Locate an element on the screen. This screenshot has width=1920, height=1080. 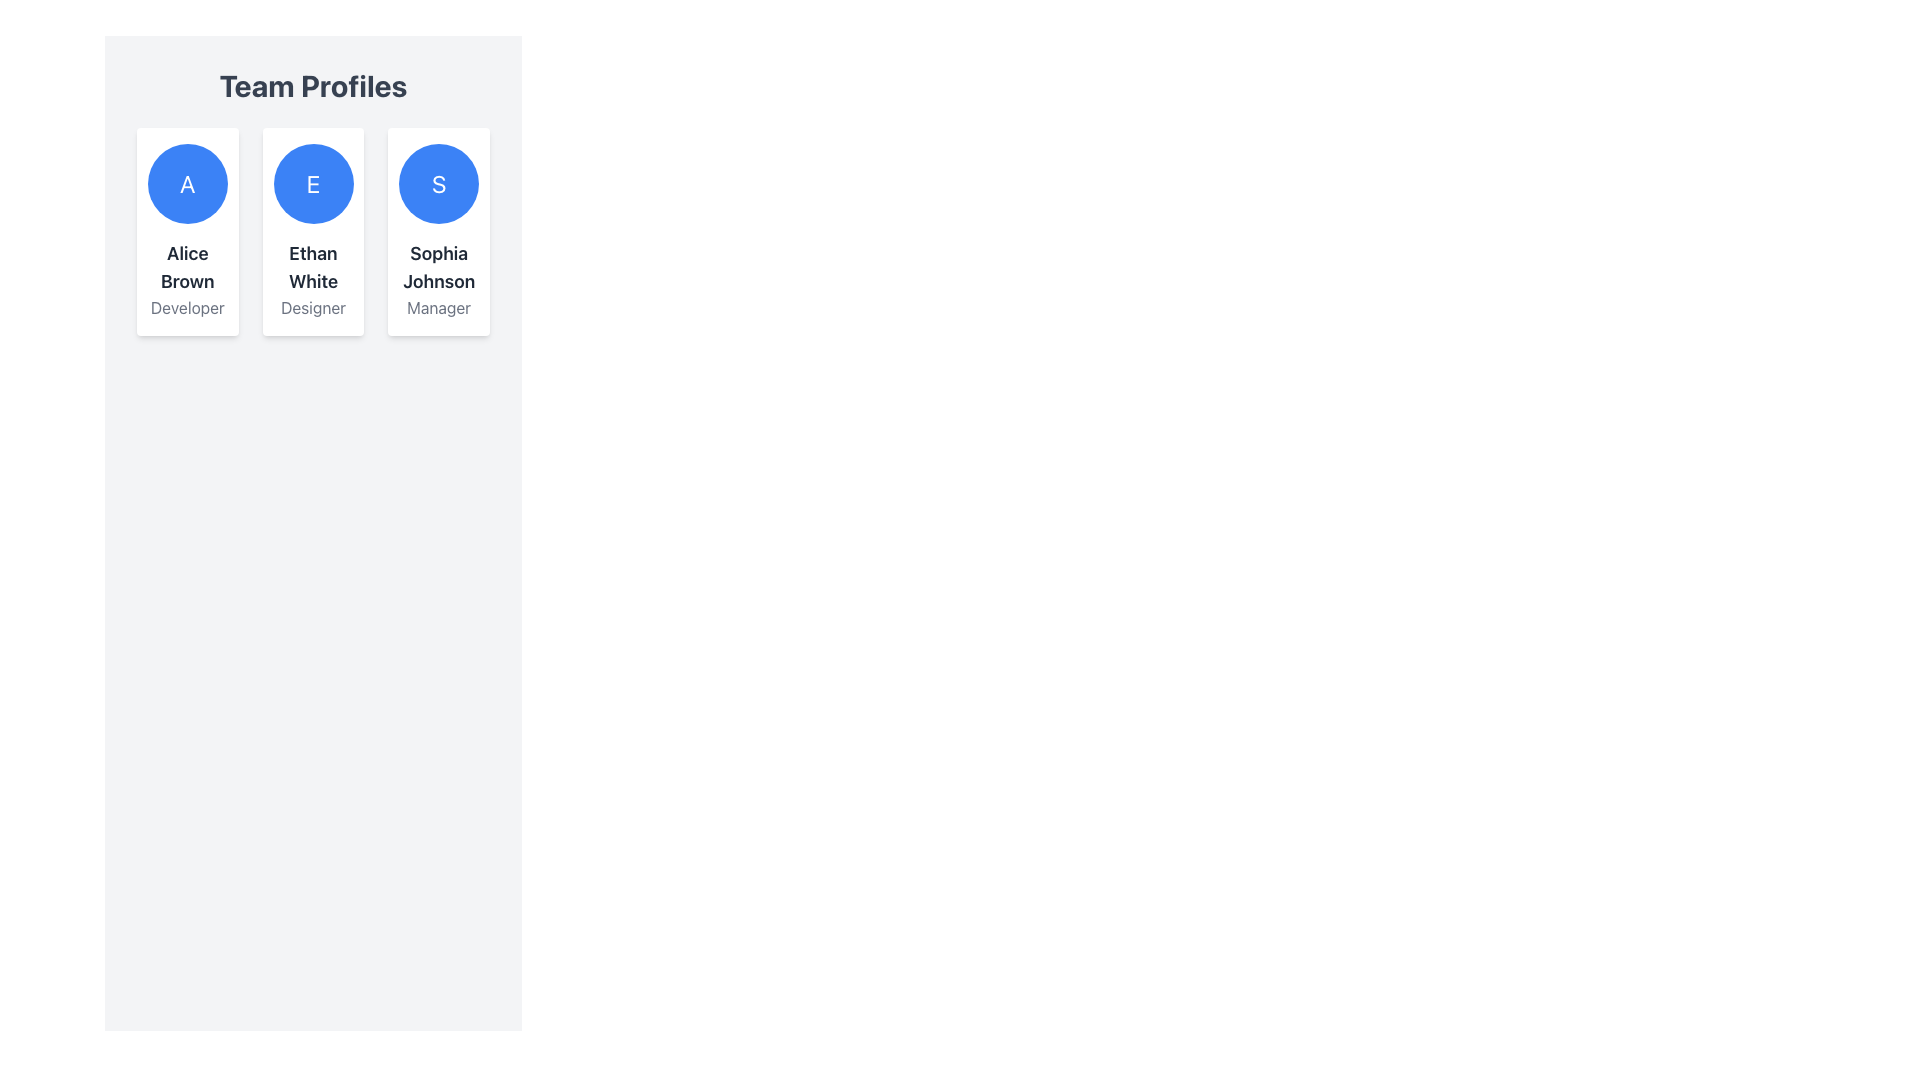
the non-interactive text label representing the job title of 'Ethan White' located at the bottom of the profile card is located at coordinates (312, 308).